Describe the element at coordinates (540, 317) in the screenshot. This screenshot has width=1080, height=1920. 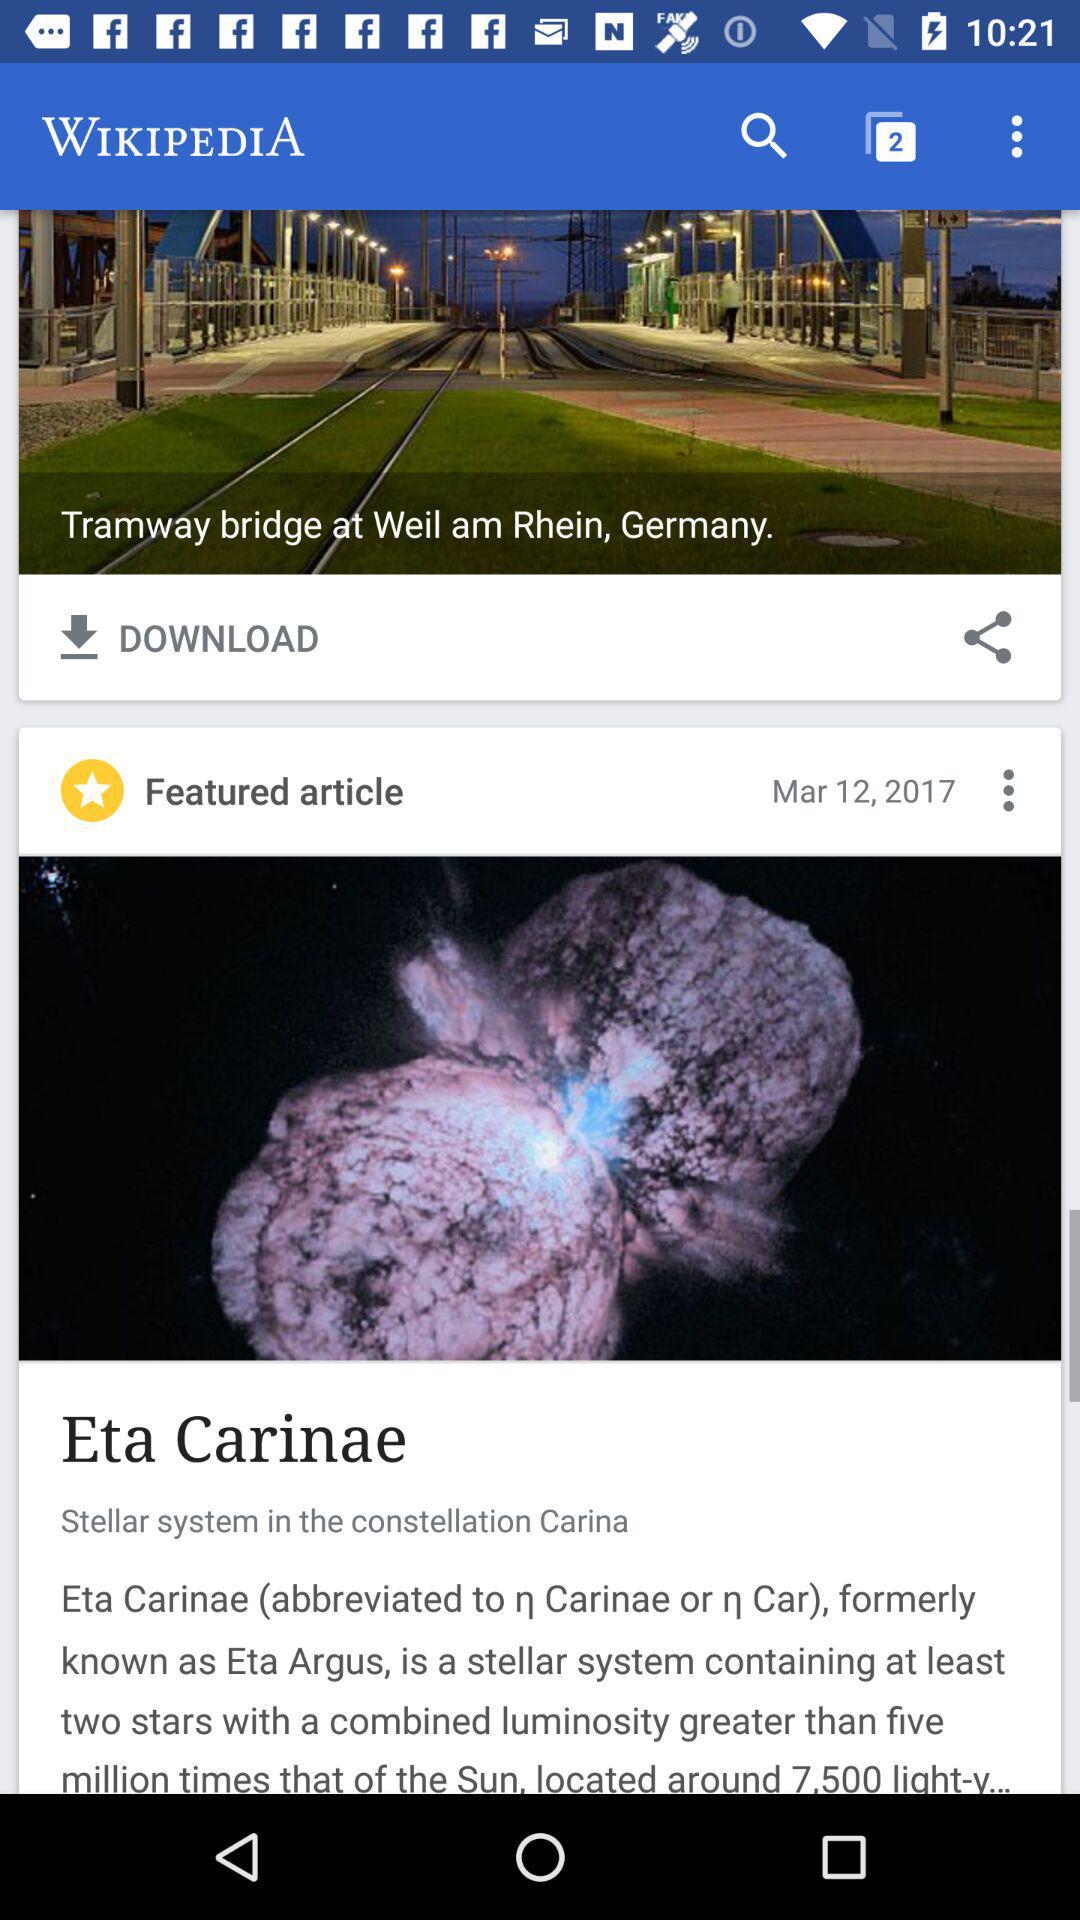
I see `open wikipedia` at that location.